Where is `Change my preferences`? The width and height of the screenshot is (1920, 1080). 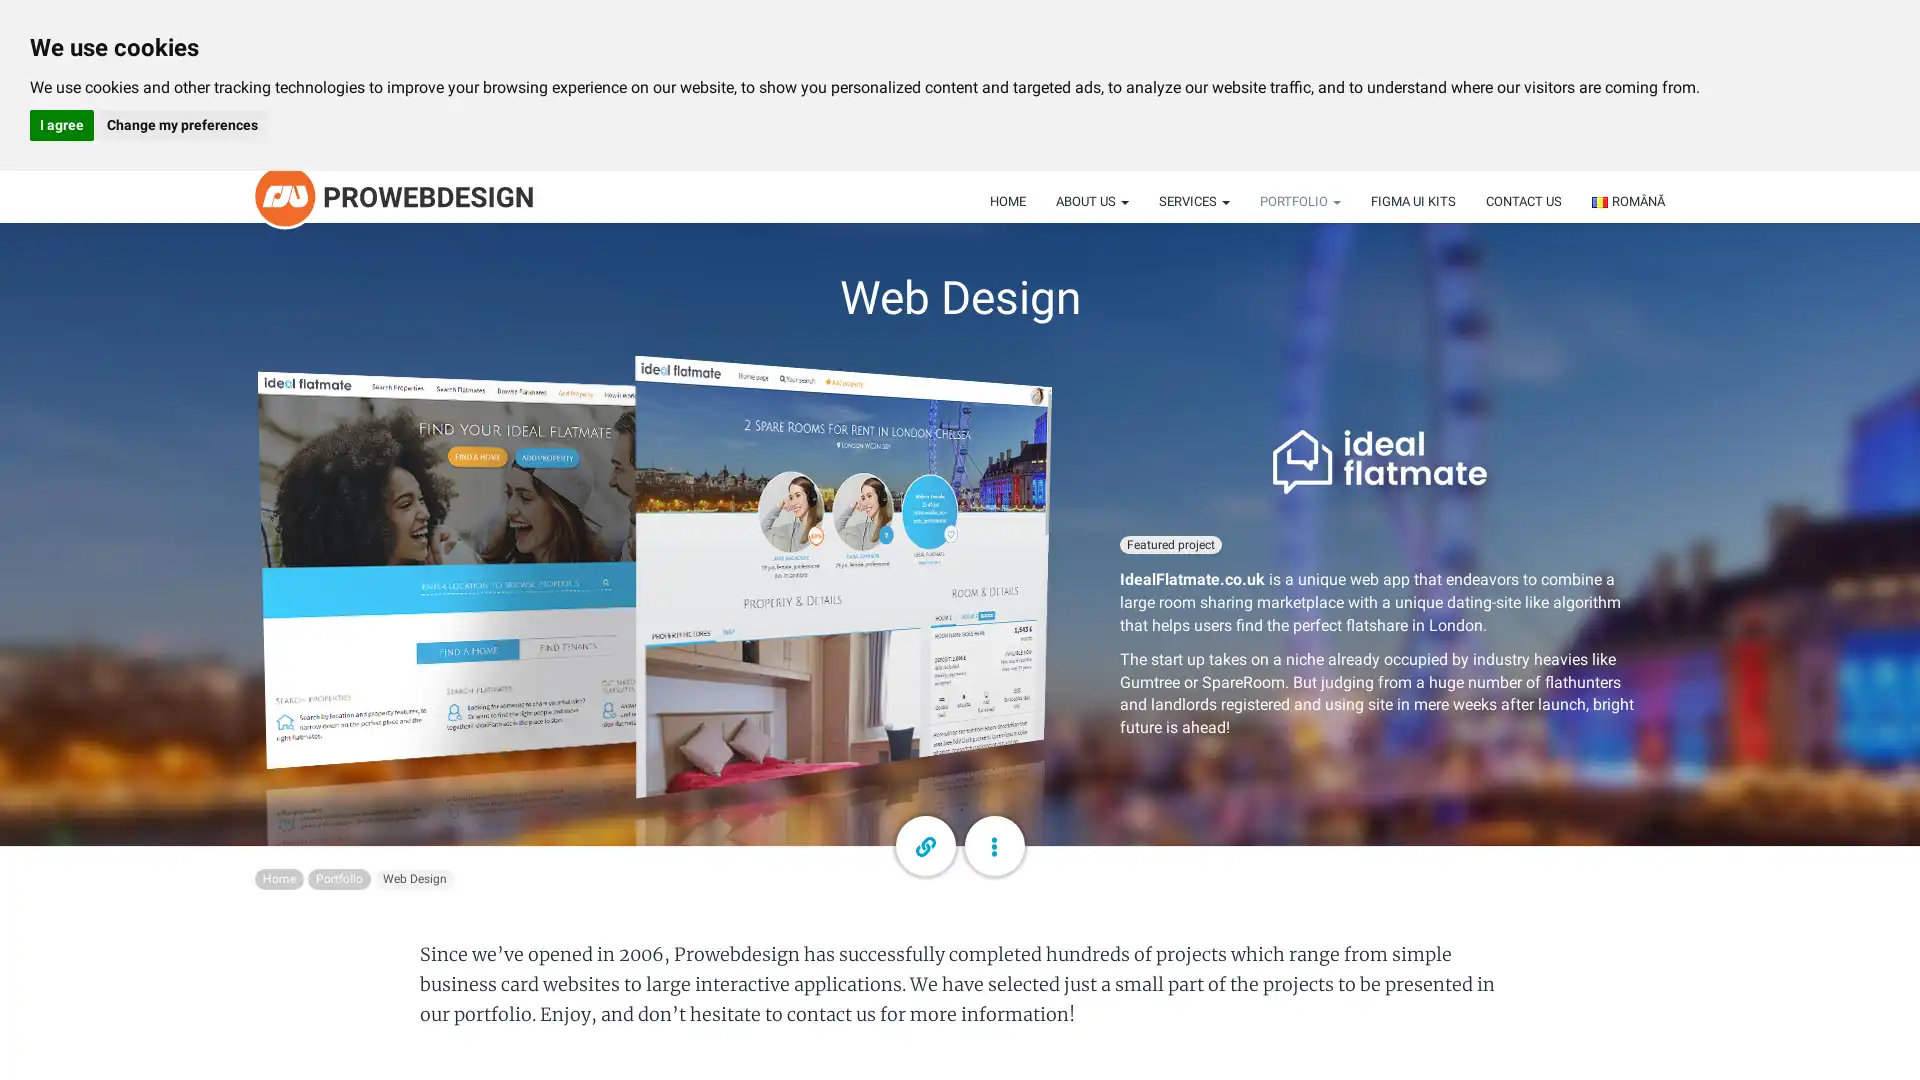
Change my preferences is located at coordinates (181, 125).